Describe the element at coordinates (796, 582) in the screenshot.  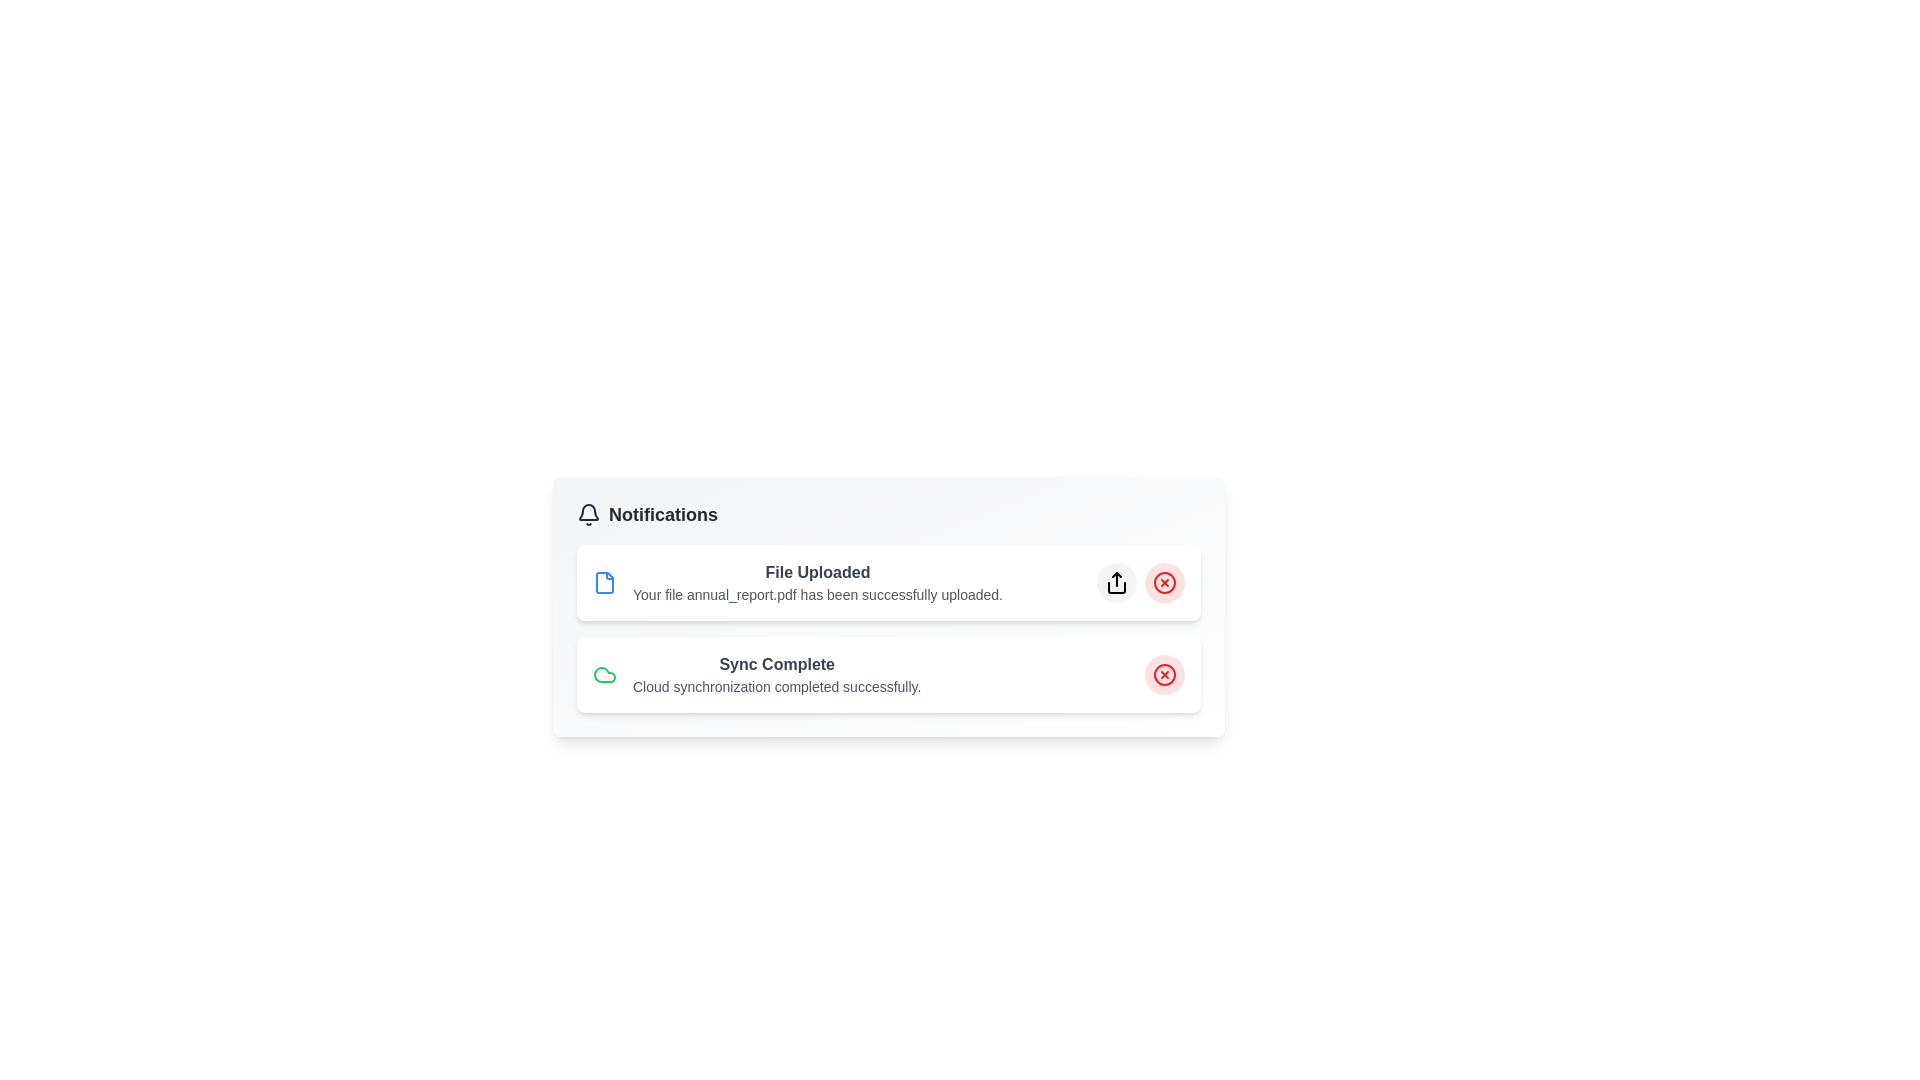
I see `the interactive elements of the first notification in the notification panel that informs about the successful upload of 'annual_report.pdf'` at that location.